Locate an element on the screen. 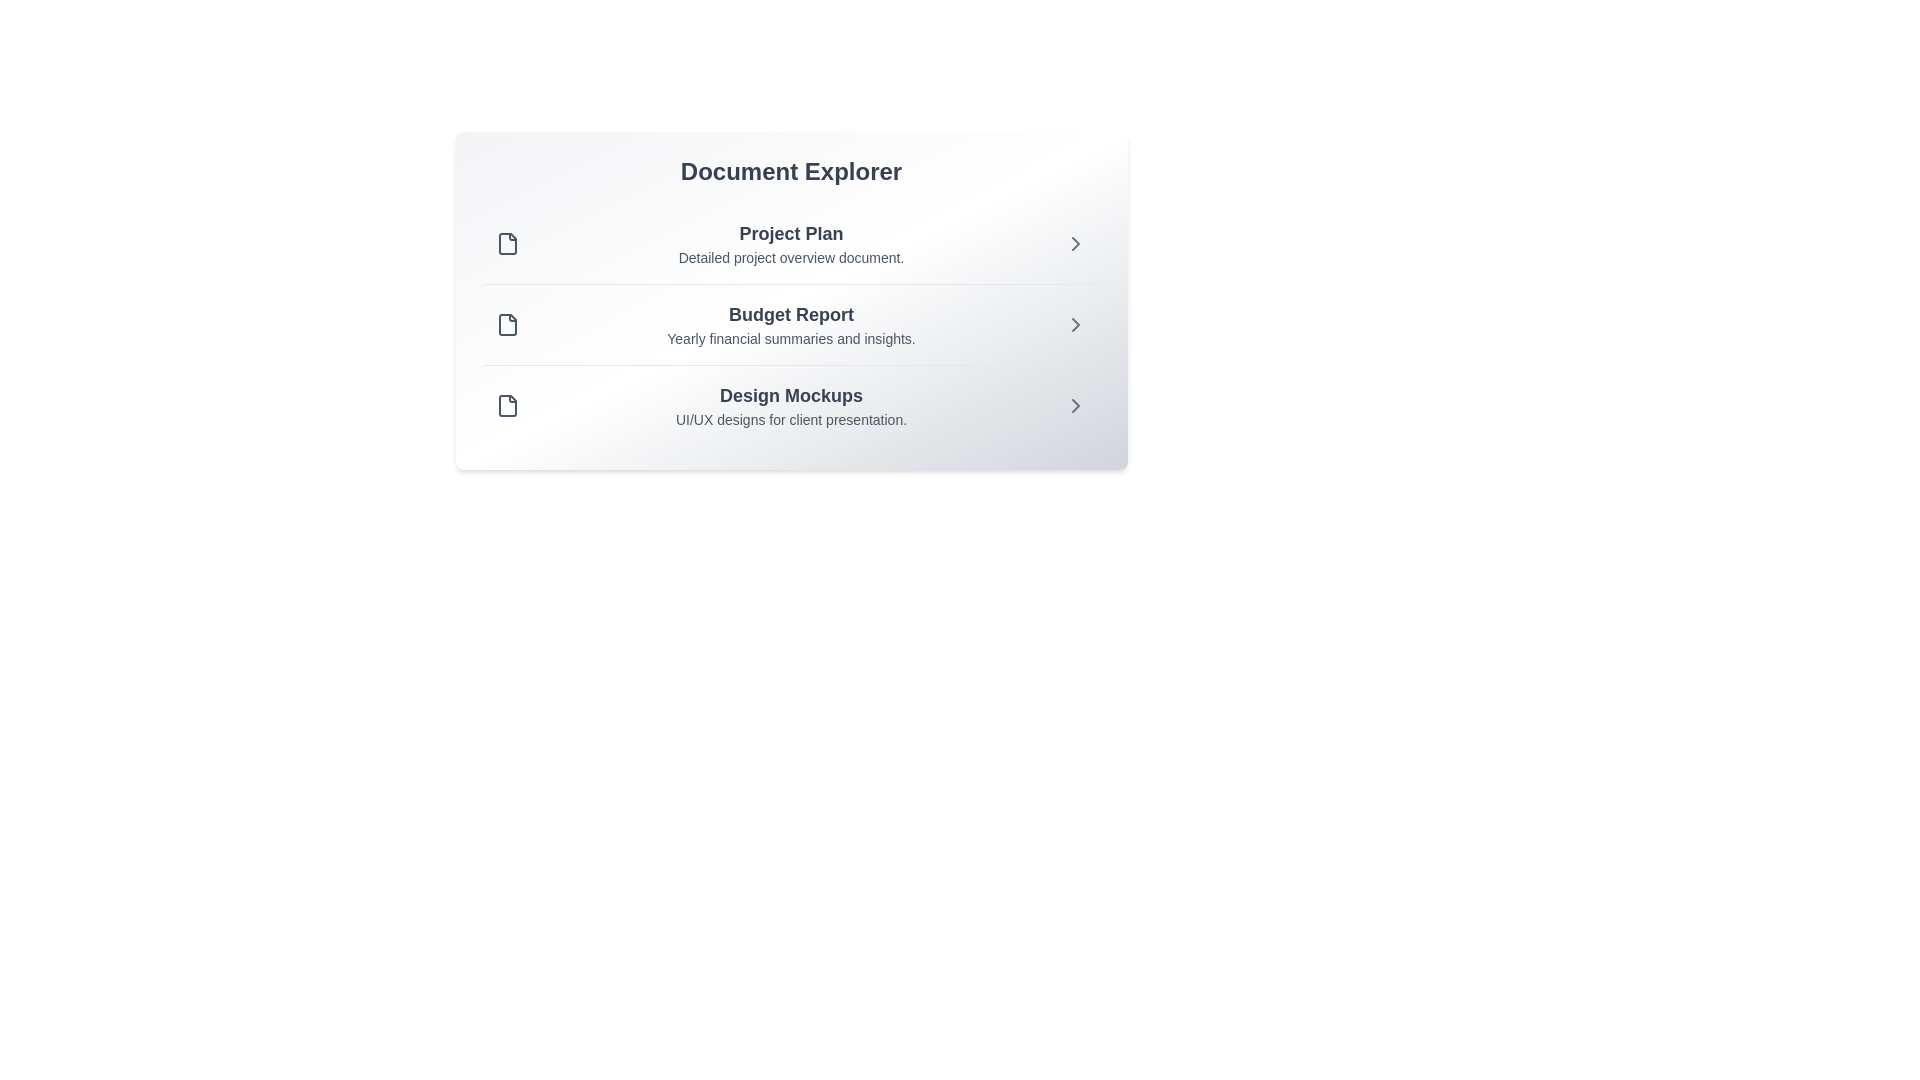  the document icon for Project Plan to select it is located at coordinates (507, 242).